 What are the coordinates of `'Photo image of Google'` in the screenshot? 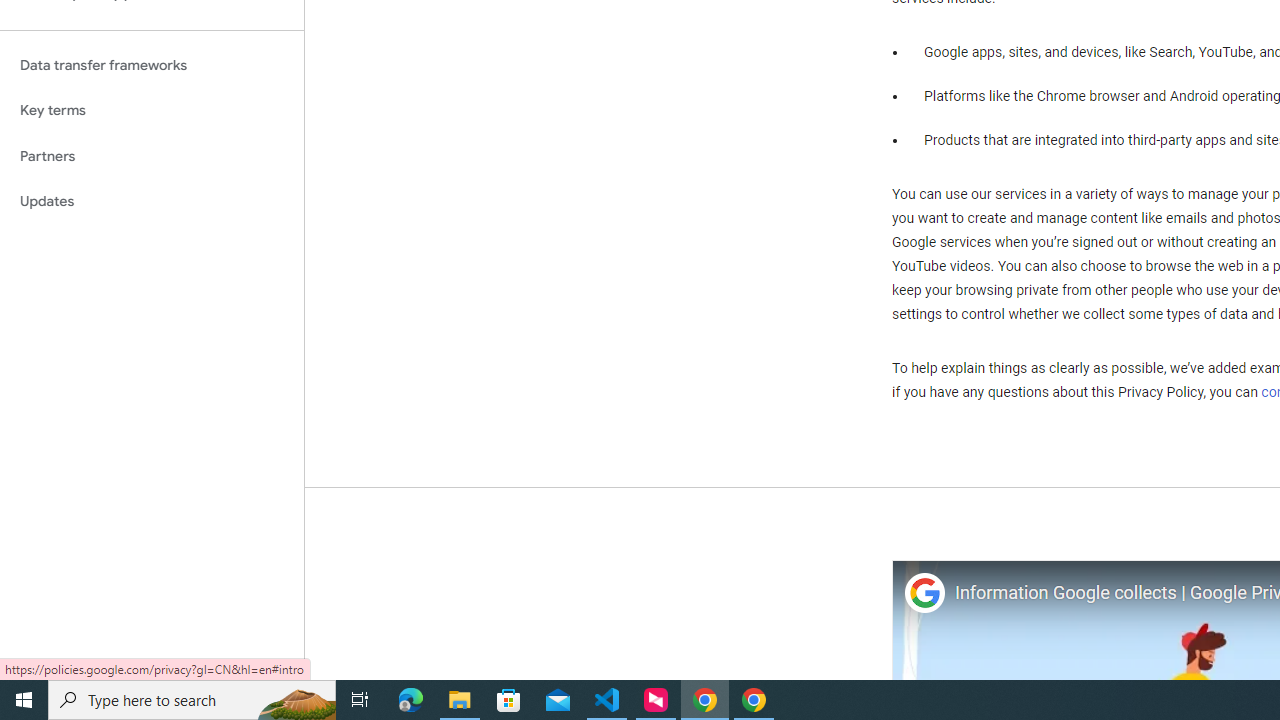 It's located at (923, 592).